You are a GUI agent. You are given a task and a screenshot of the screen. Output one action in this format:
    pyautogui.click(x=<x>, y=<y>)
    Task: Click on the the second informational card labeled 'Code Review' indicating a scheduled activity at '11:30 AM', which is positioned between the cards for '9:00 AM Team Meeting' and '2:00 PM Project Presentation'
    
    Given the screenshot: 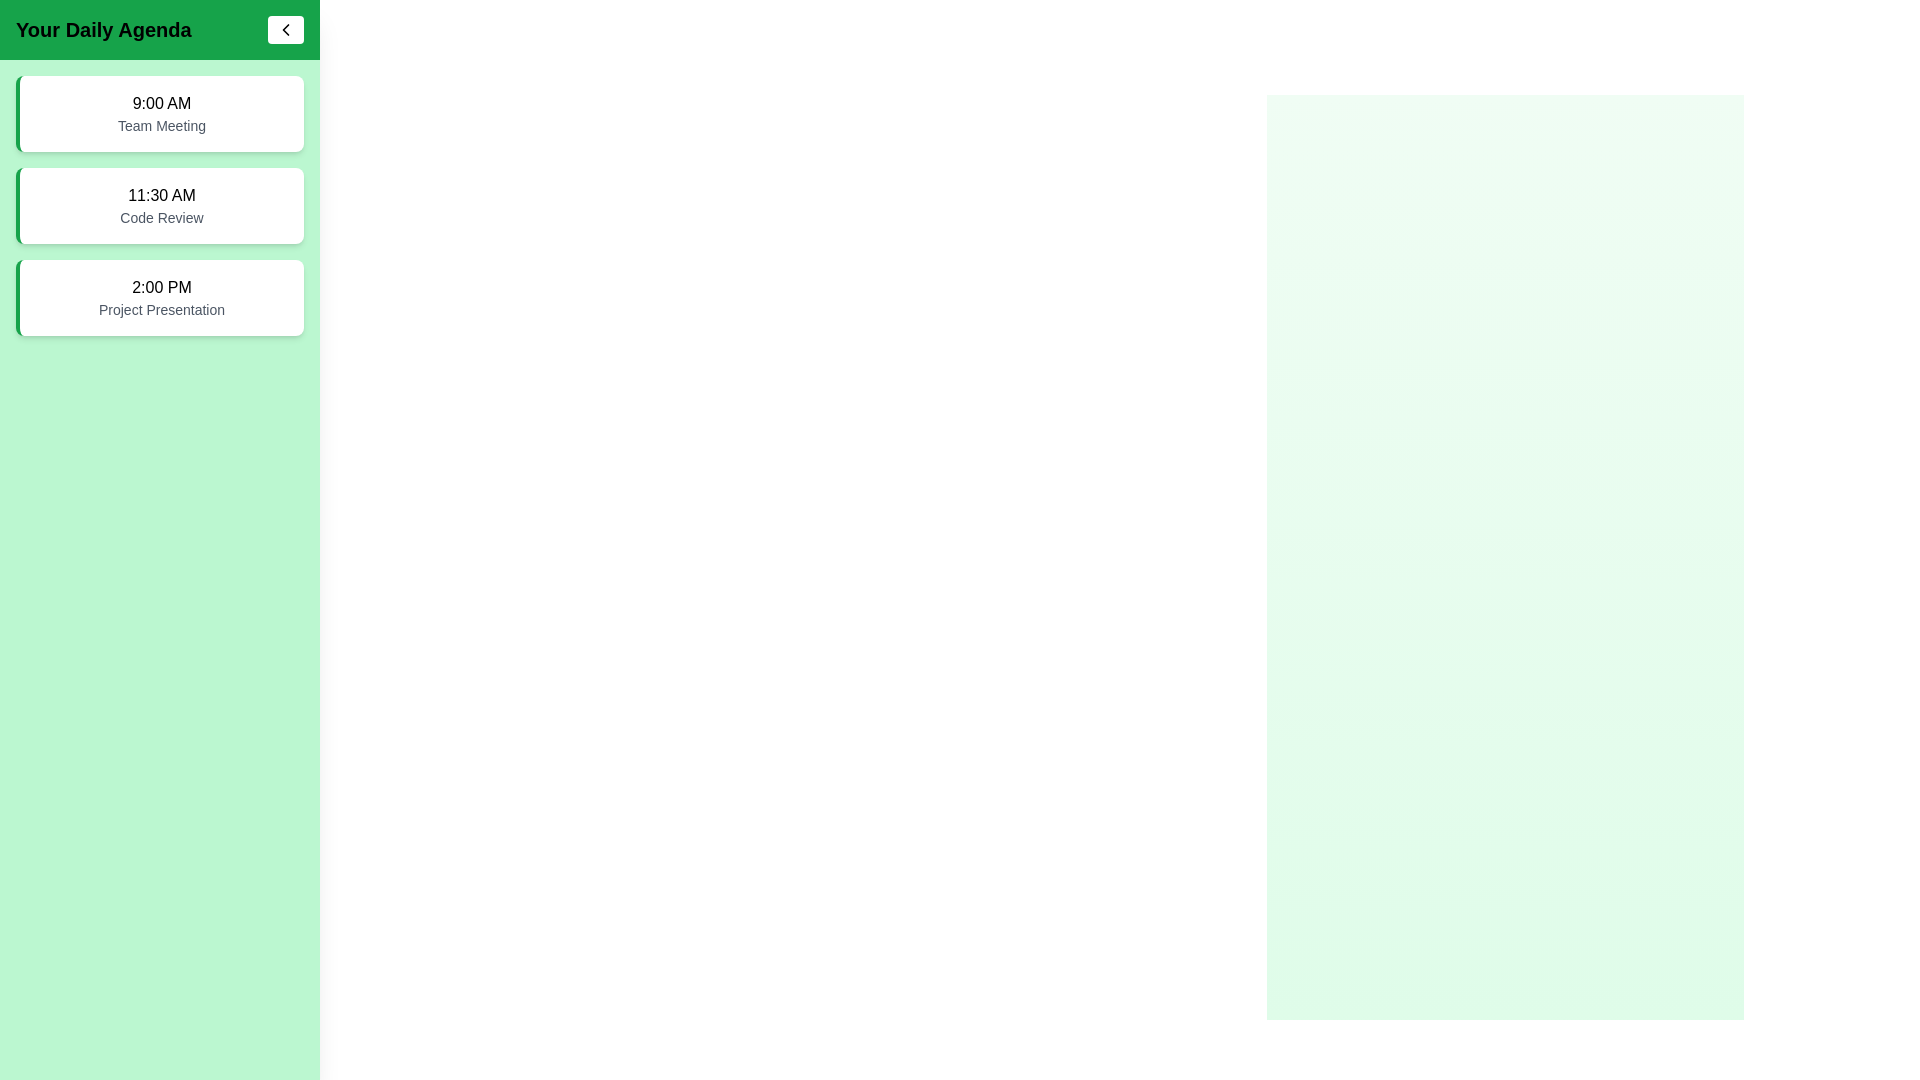 What is the action you would take?
    pyautogui.click(x=158, y=205)
    